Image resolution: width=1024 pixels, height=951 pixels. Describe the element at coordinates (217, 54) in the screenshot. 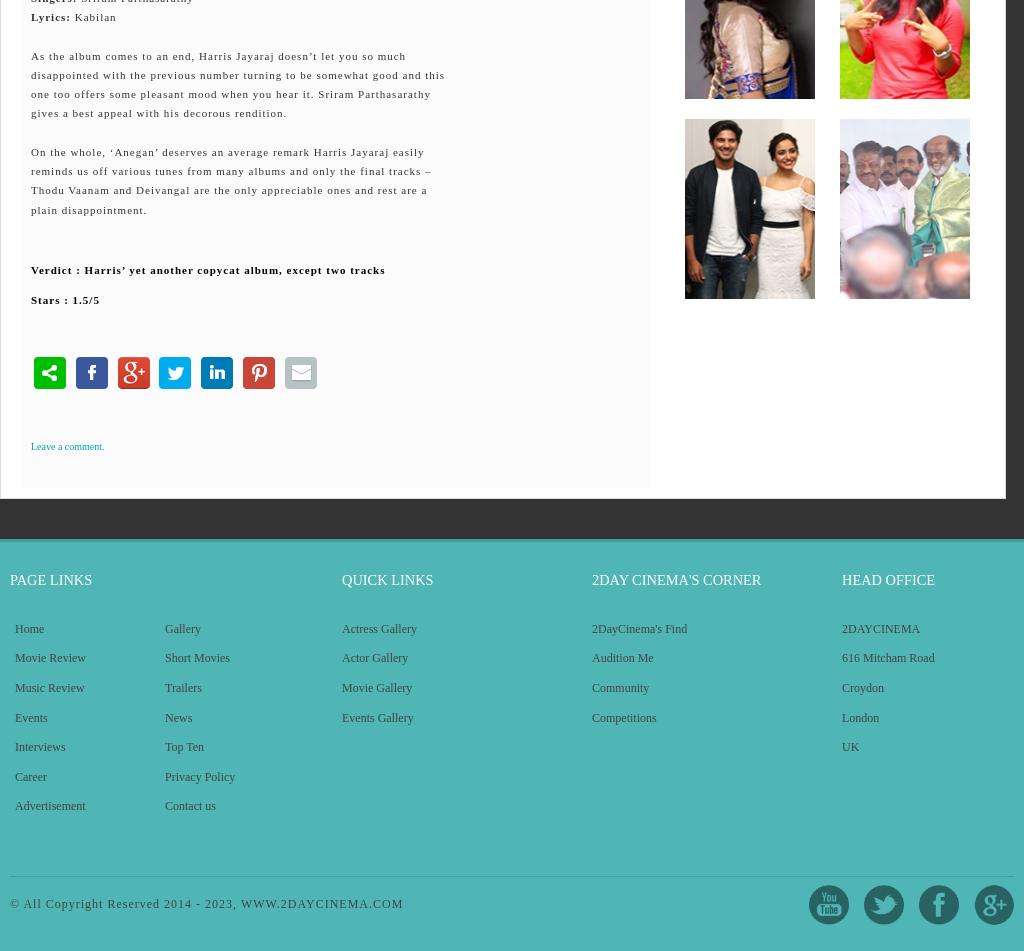

I see `'As the album comes to an end, Harris Jayaraj doesn’t let you so much'` at that location.